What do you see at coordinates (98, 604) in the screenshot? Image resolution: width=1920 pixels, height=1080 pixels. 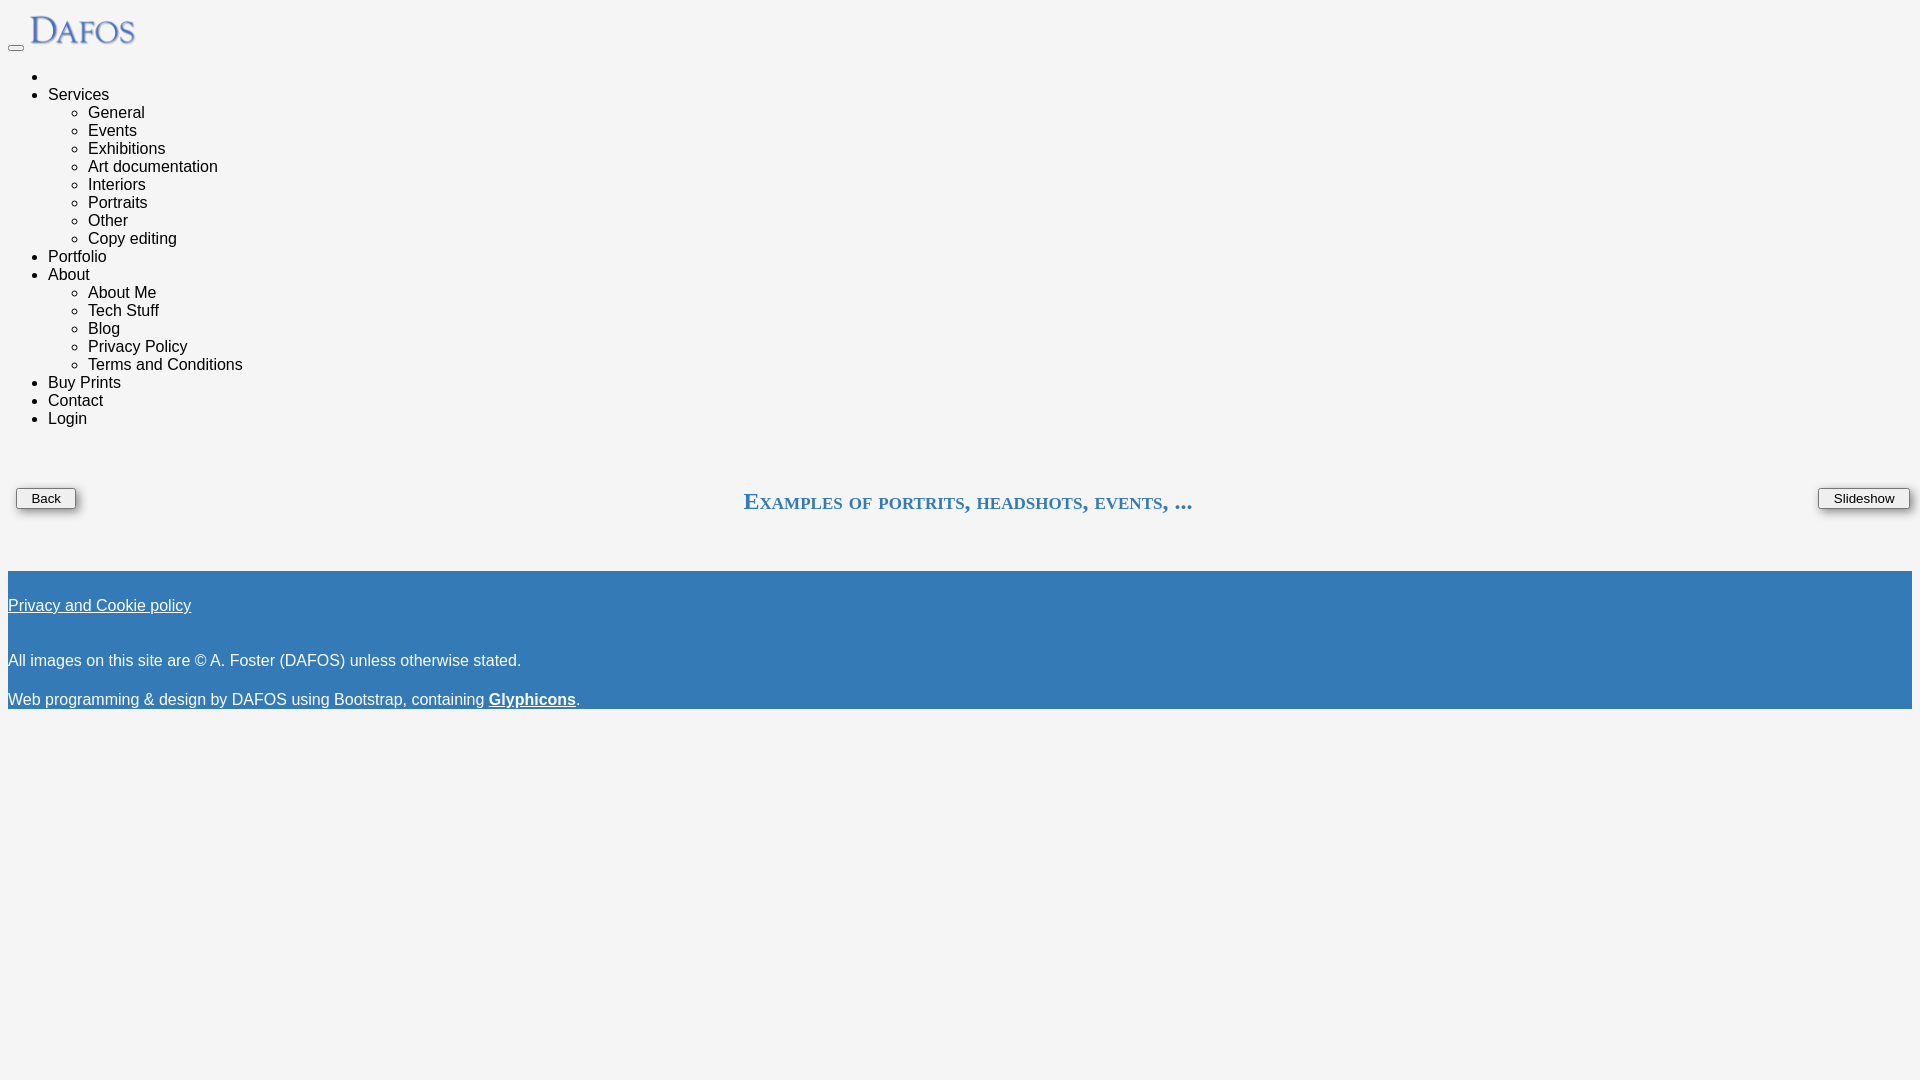 I see `'Privacy and Cookie policy'` at bounding box center [98, 604].